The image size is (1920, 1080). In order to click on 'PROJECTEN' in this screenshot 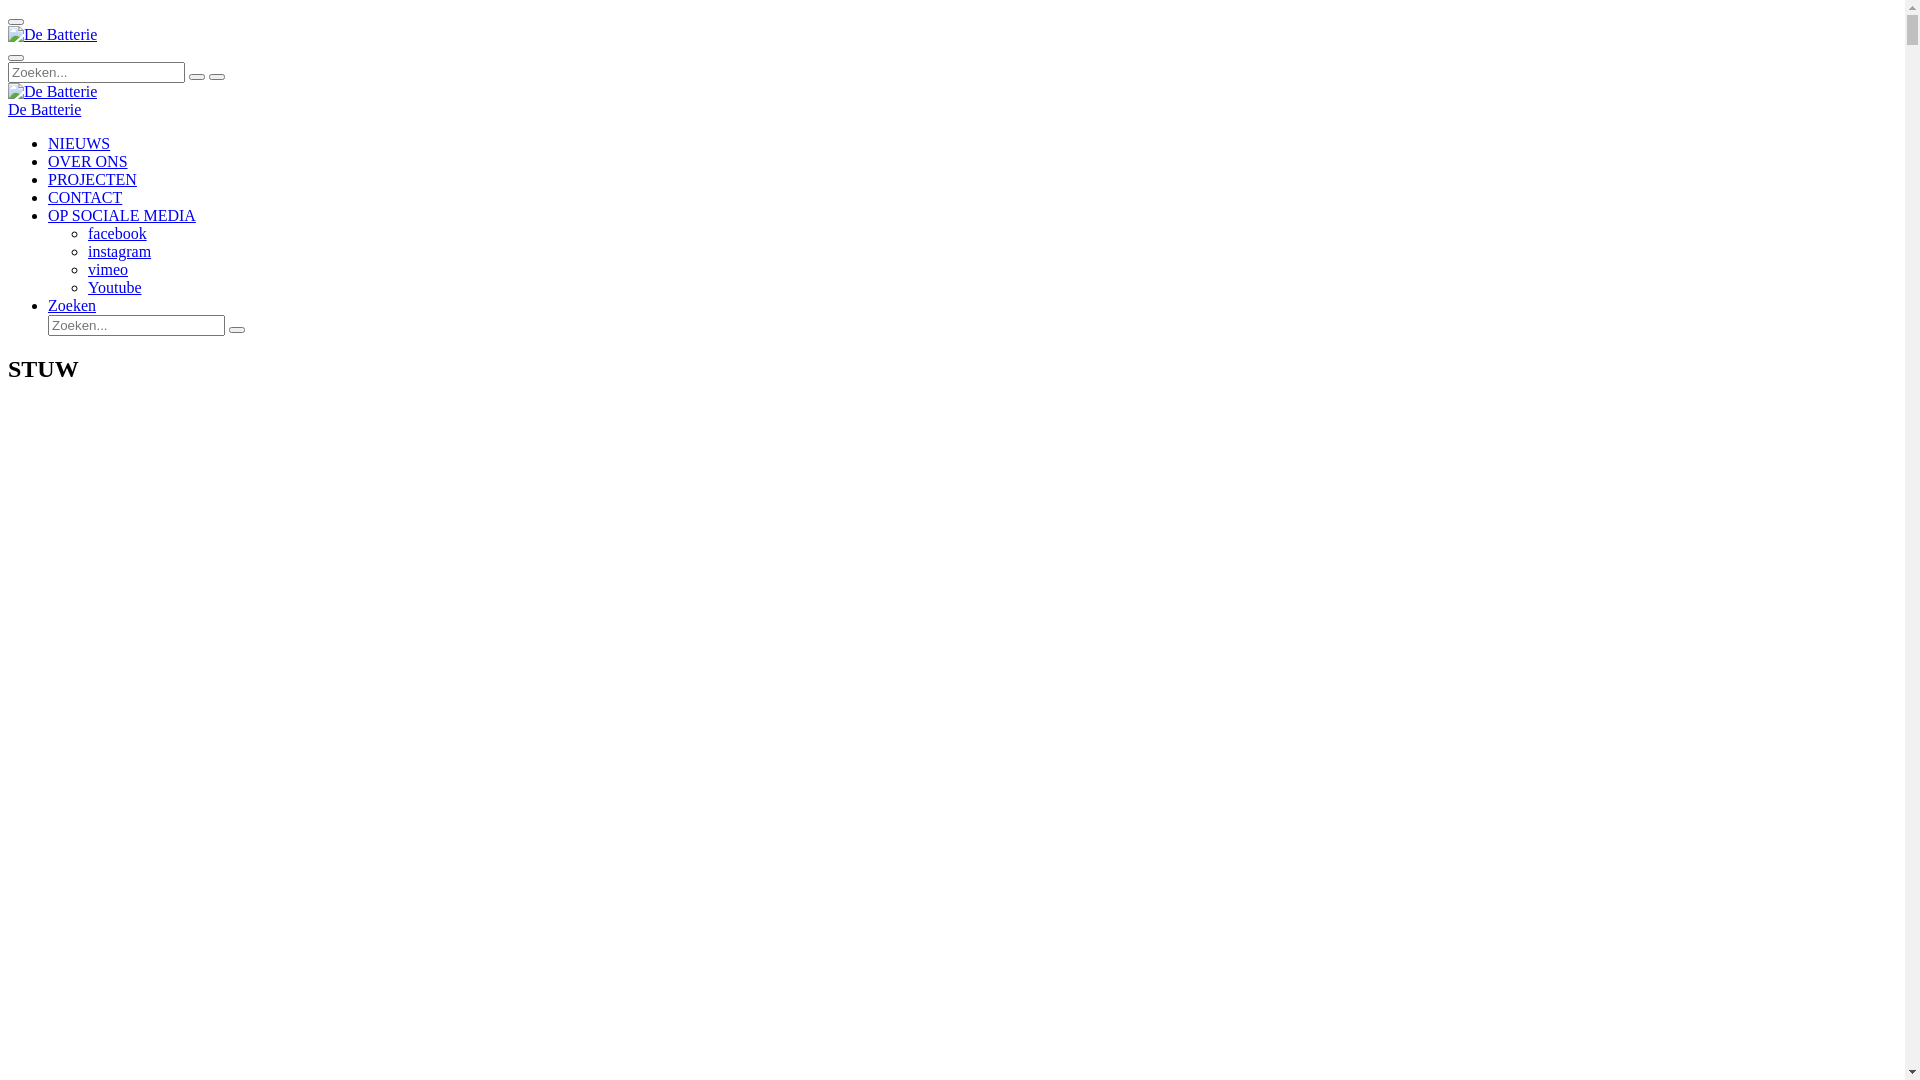, I will do `click(48, 178)`.